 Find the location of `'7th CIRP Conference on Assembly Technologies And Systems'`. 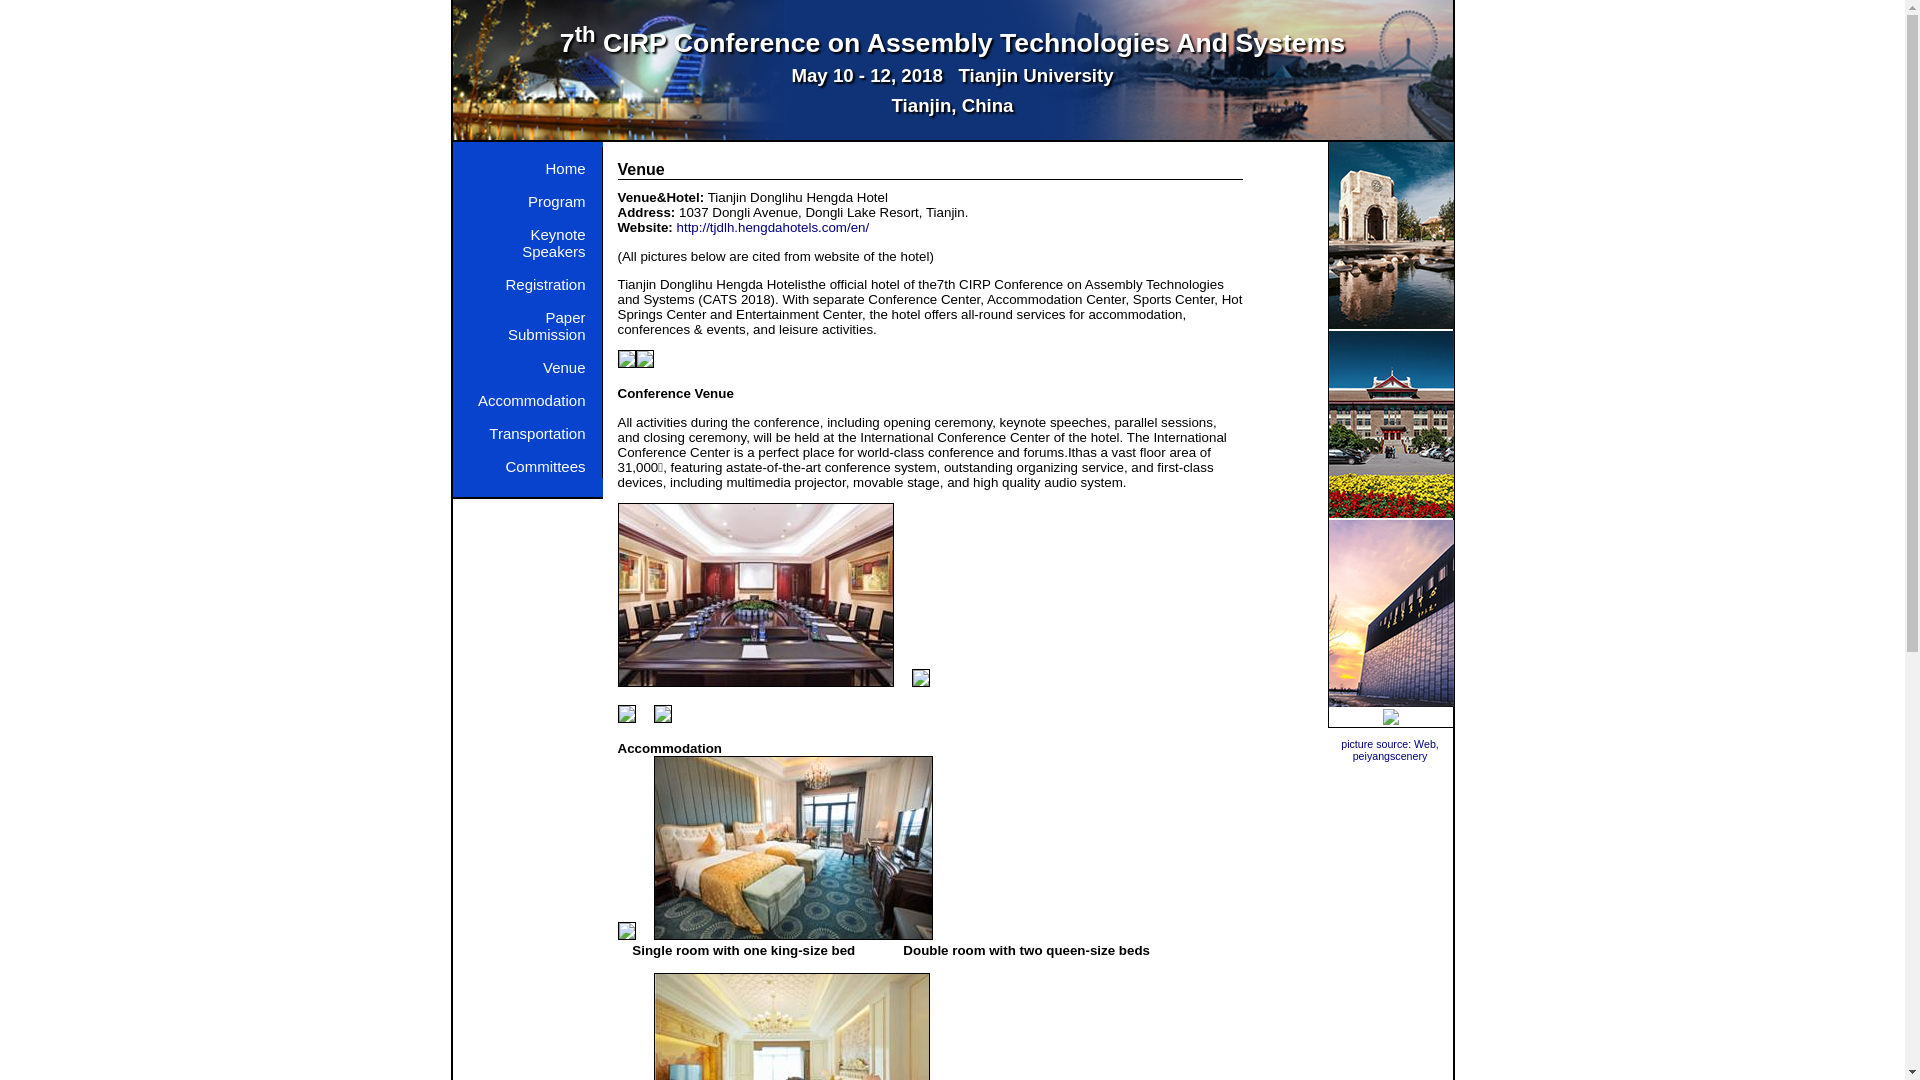

'7th CIRP Conference on Assembly Technologies And Systems' is located at coordinates (560, 42).